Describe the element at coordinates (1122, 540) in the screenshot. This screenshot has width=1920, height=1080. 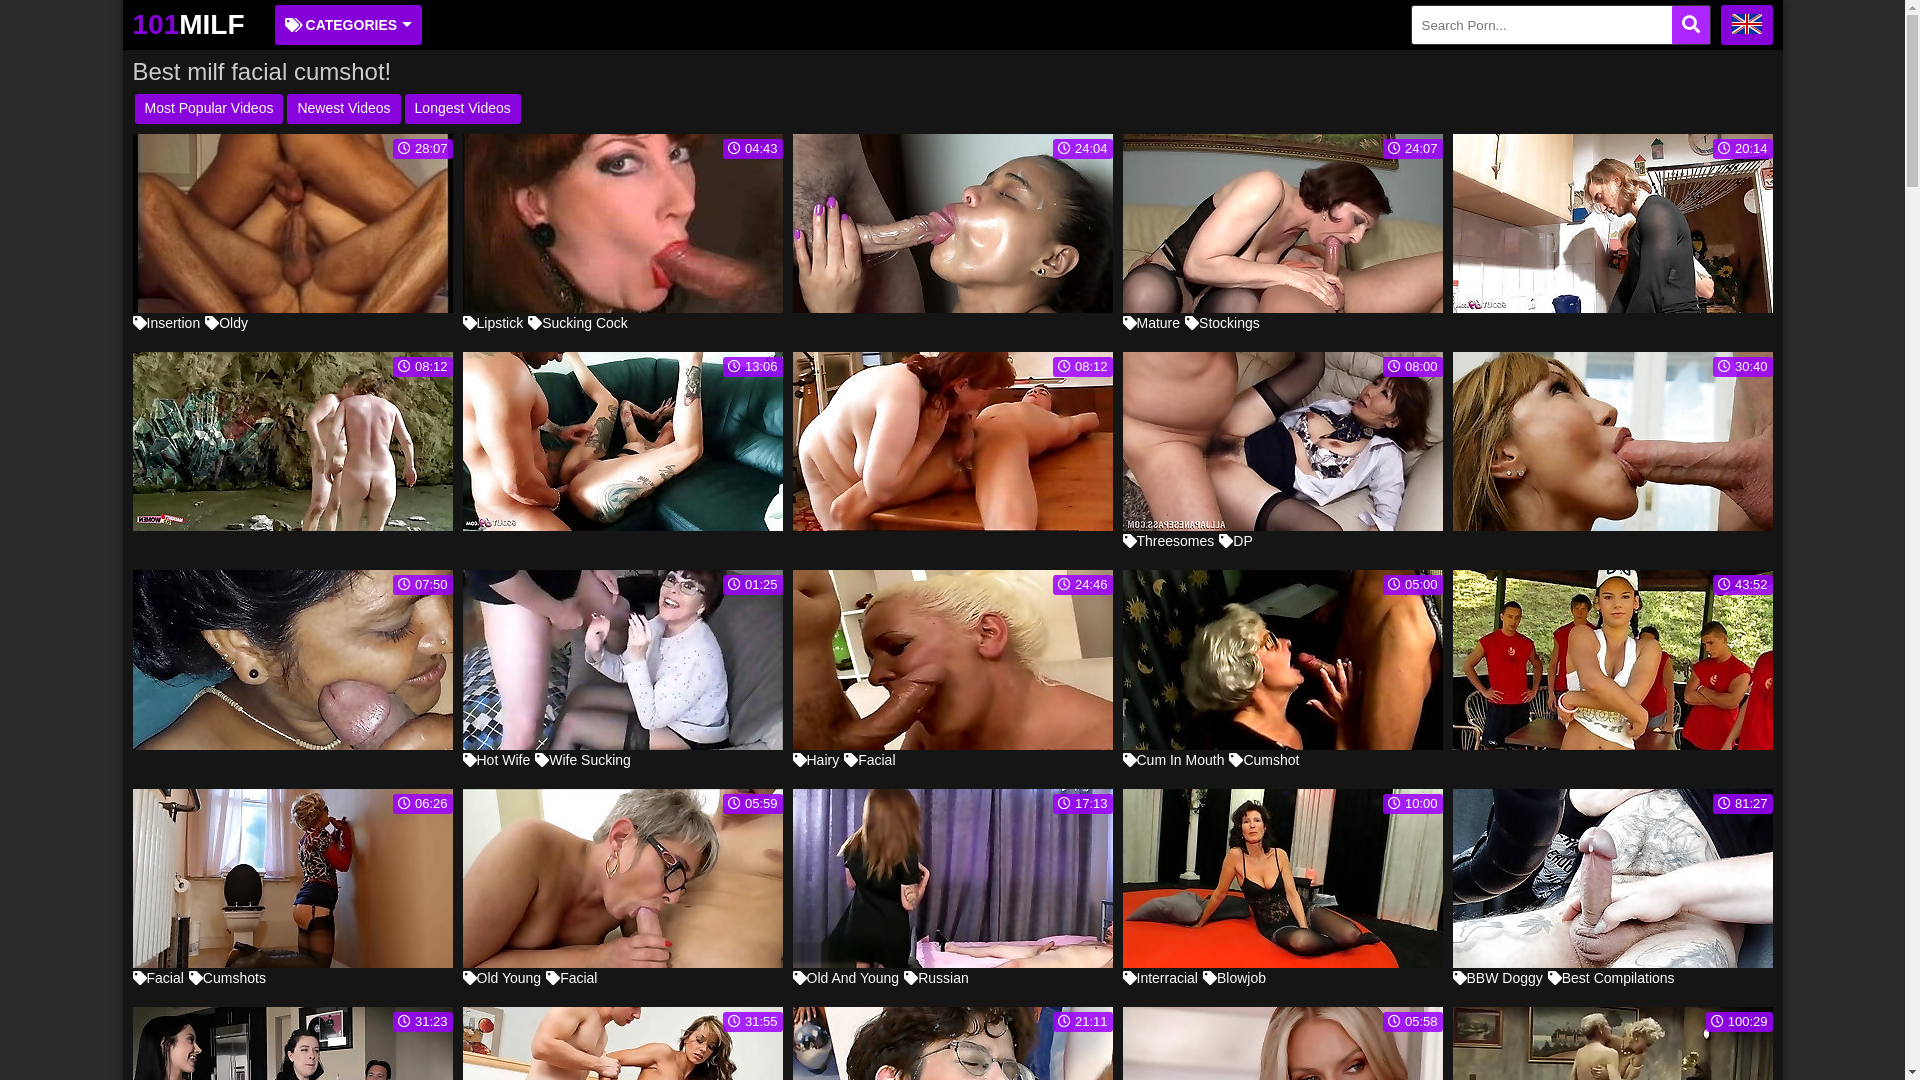
I see `'Threesomes'` at that location.